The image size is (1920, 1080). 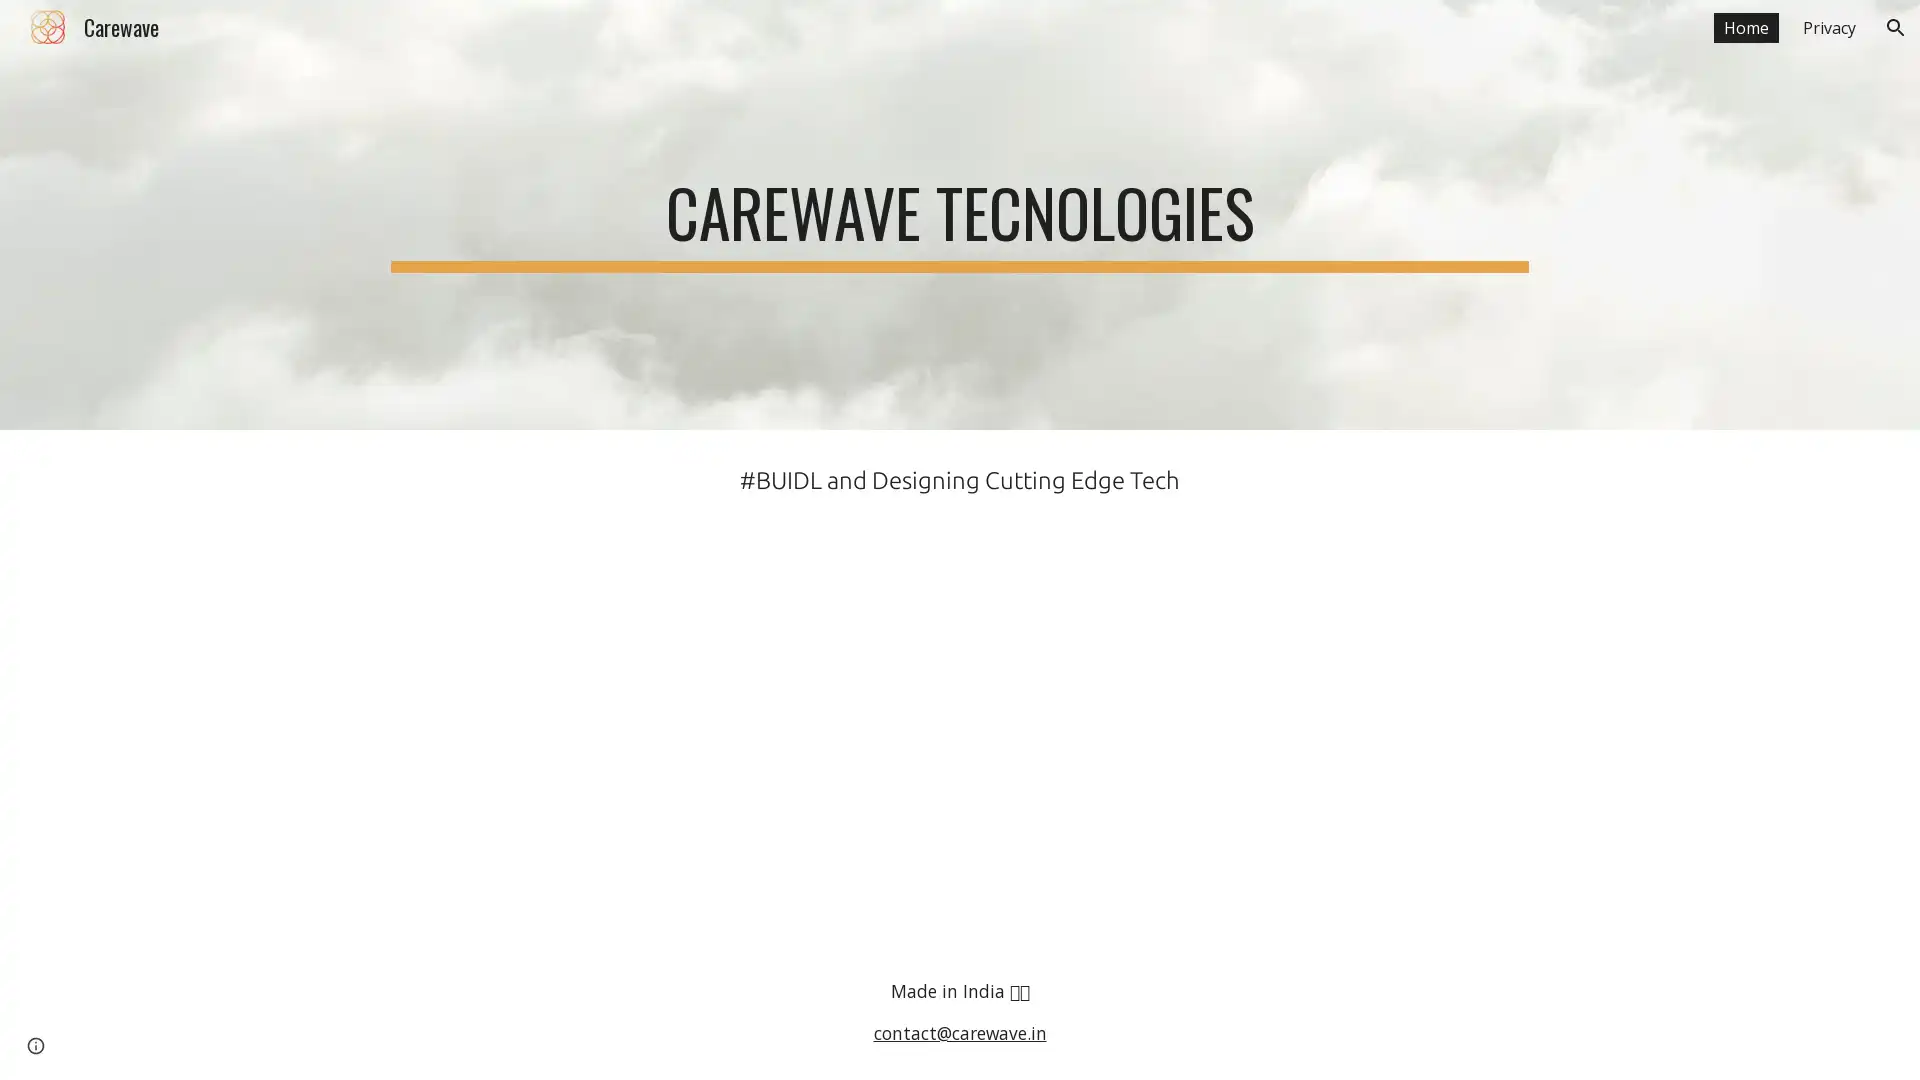 What do you see at coordinates (183, 1044) in the screenshot?
I see `Report abuse` at bounding box center [183, 1044].